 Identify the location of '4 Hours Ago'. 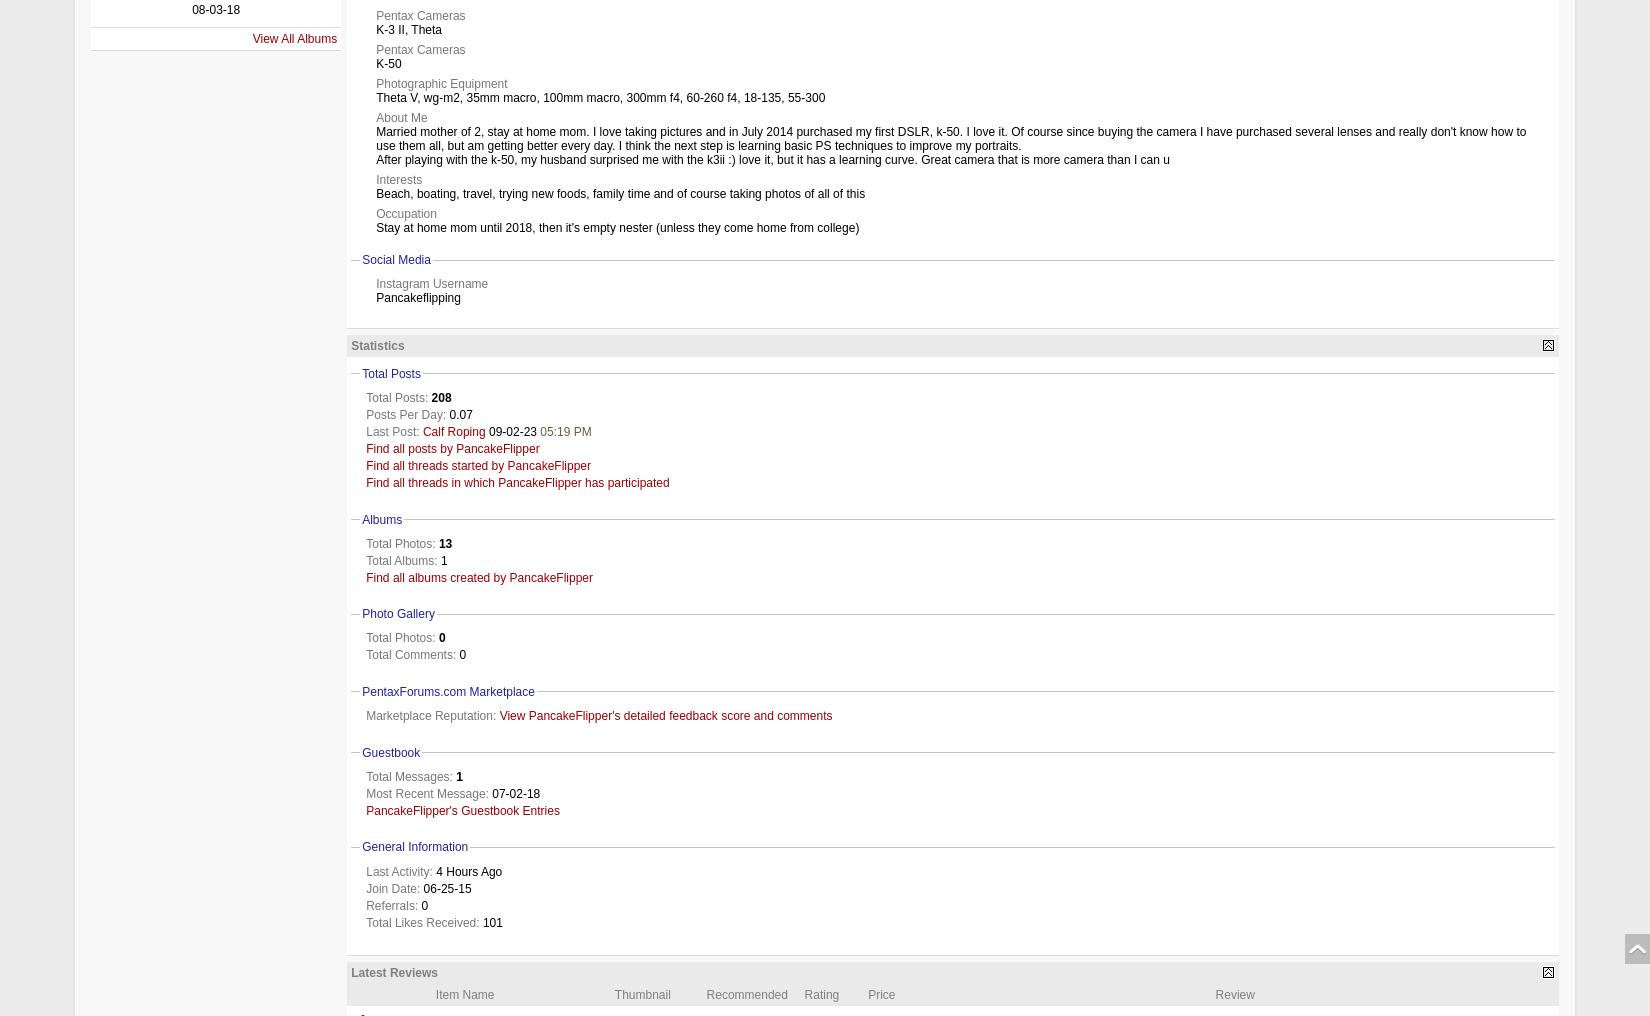
(465, 871).